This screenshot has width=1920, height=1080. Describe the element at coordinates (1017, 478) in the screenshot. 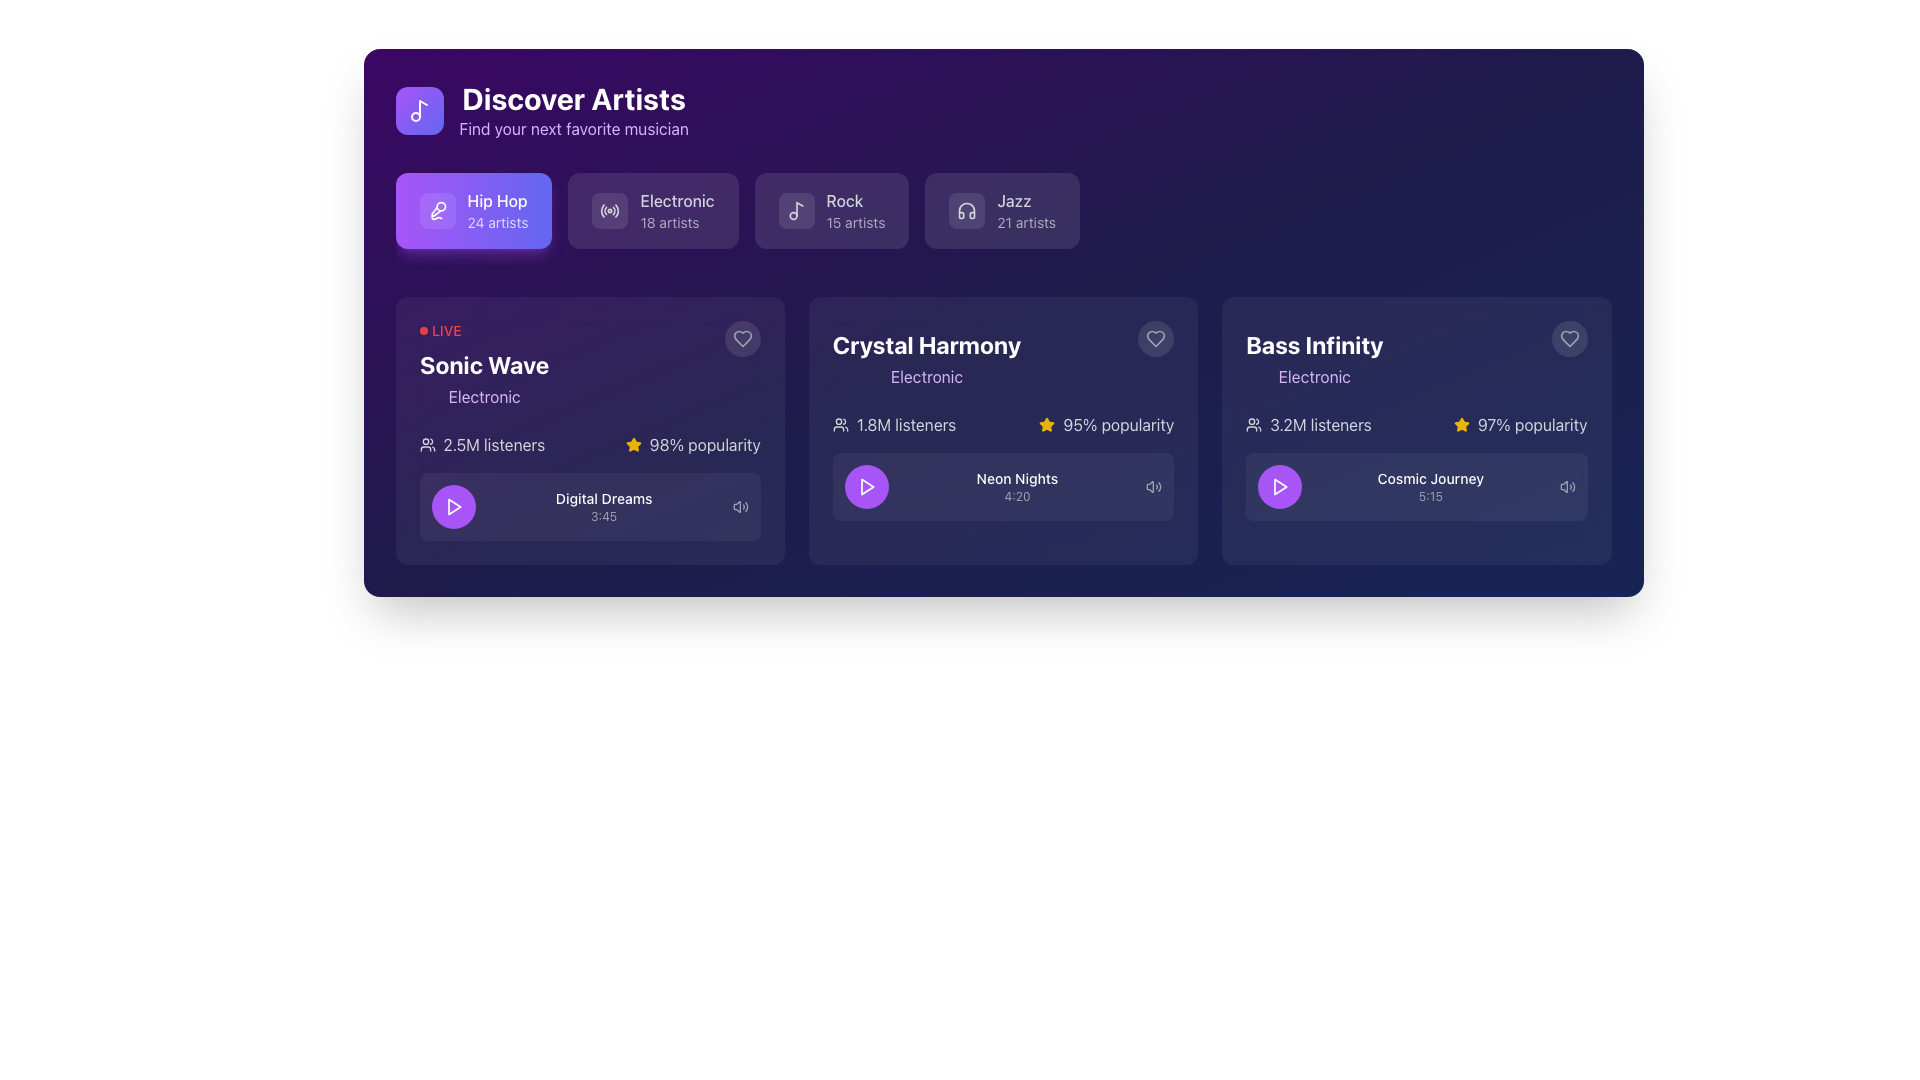

I see `the static text label that displays the title of the audio track within the 'Crystal Harmony' card, which is located below the purple play button and above the 4:20 duration text` at that location.